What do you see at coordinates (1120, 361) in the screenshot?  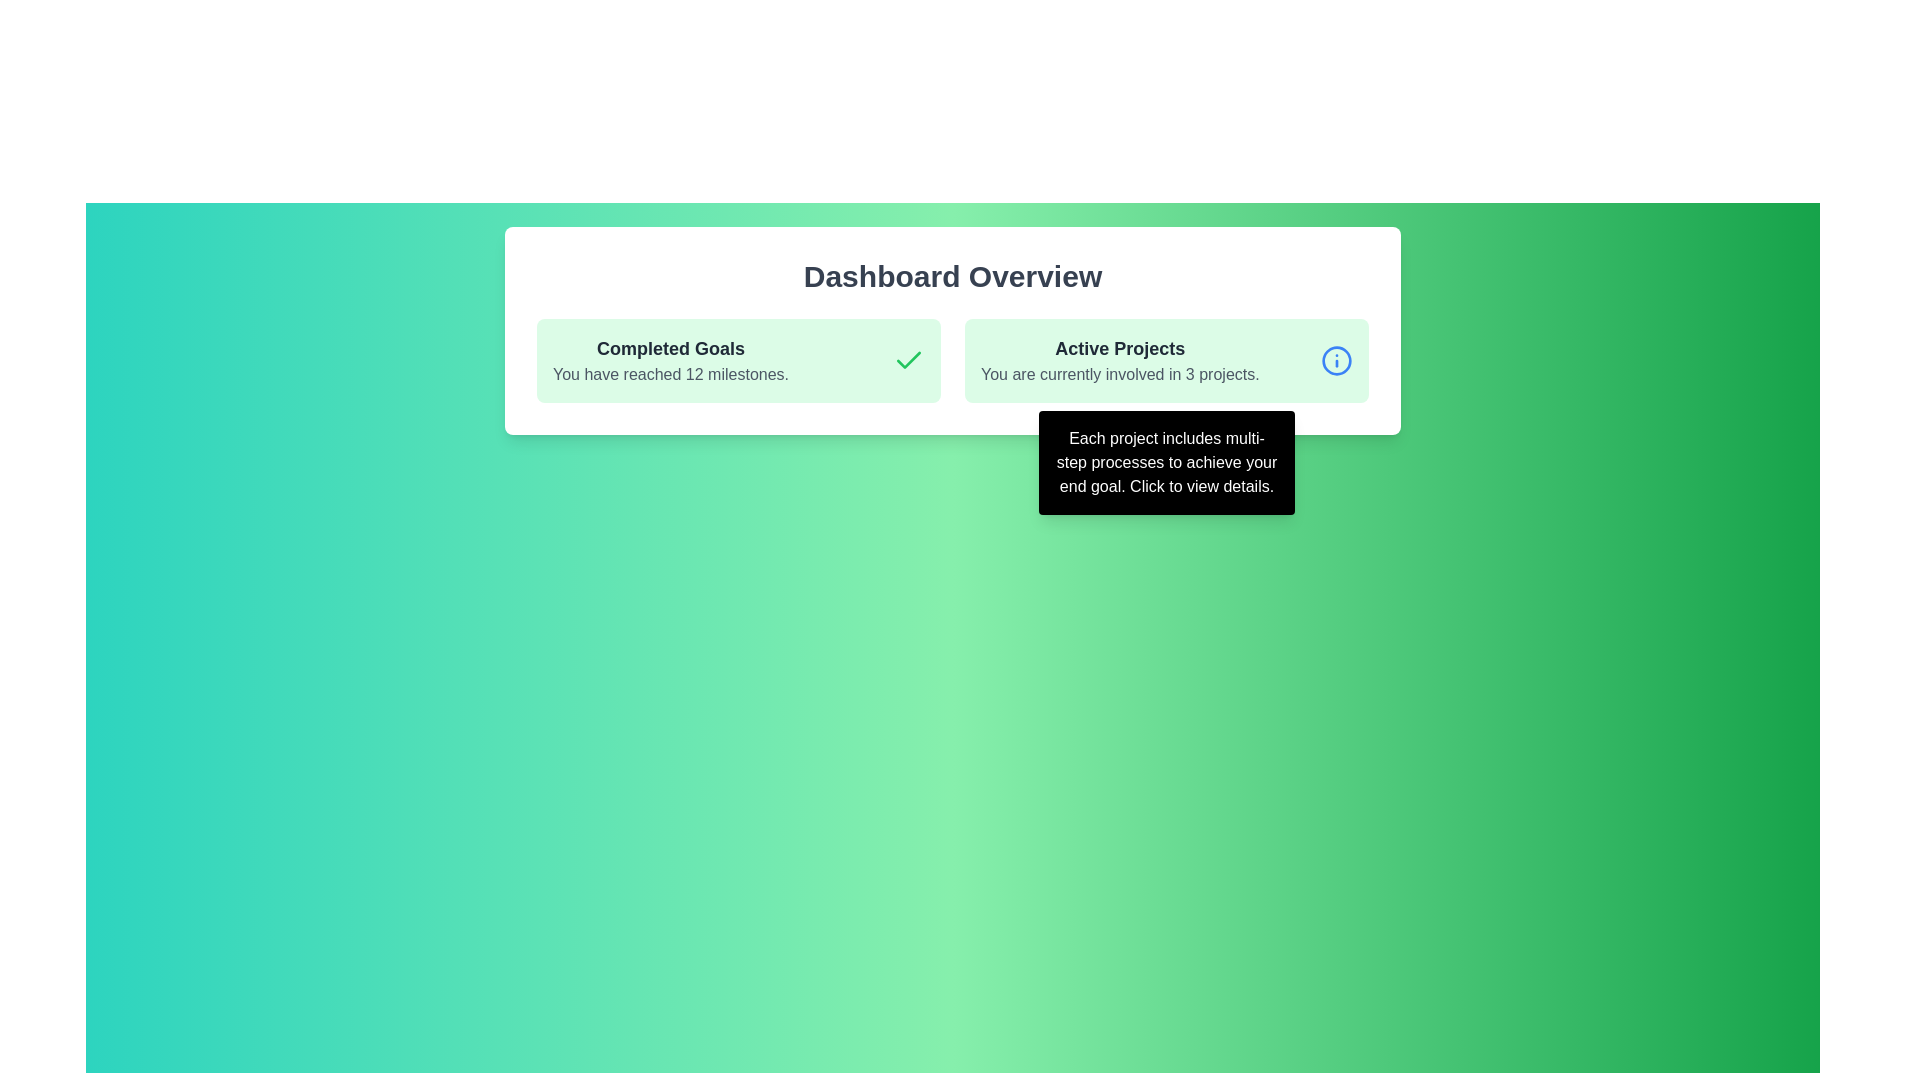 I see `the static text display that summarizes the number of active projects, located to the right of the 'Completed Goals' card in the 'Dashboard Overview' section` at bounding box center [1120, 361].